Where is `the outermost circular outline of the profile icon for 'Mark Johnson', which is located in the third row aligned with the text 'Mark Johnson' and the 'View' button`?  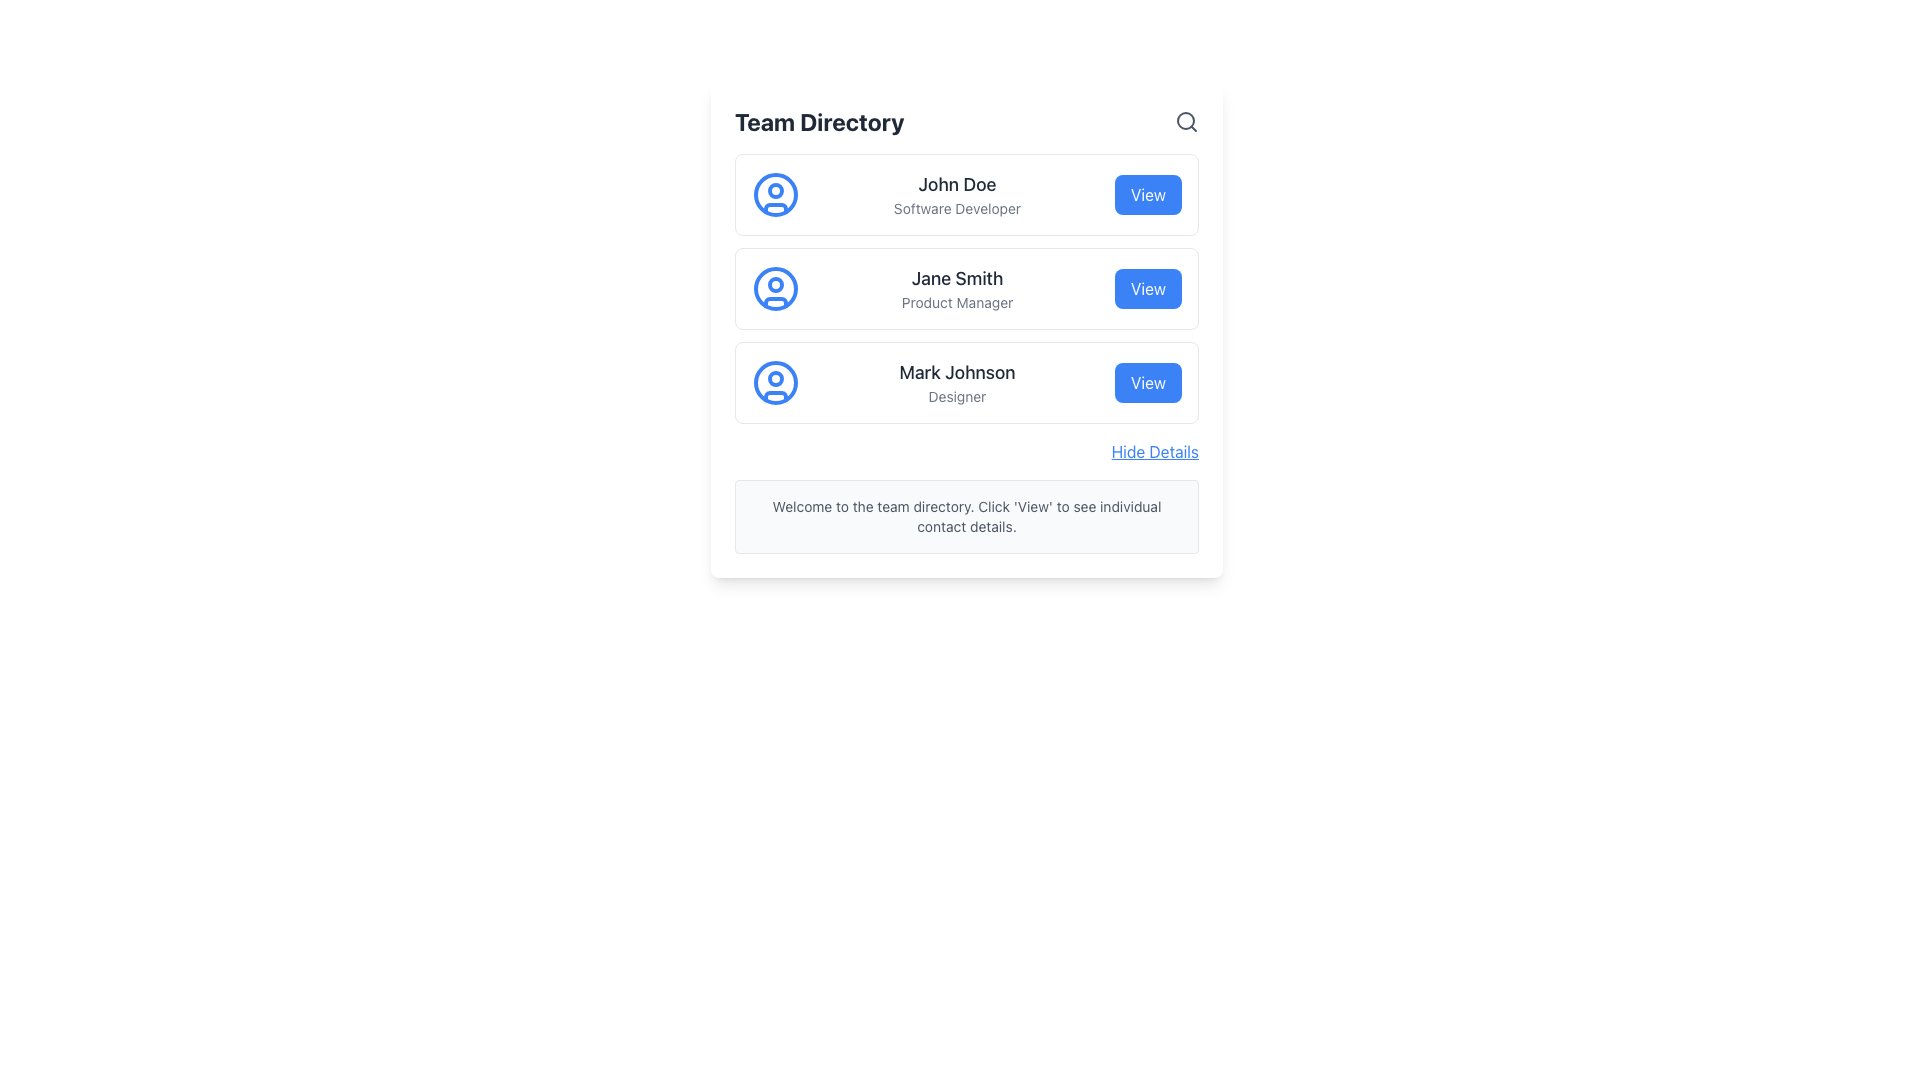 the outermost circular outline of the profile icon for 'Mark Johnson', which is located in the third row aligned with the text 'Mark Johnson' and the 'View' button is located at coordinates (775, 382).